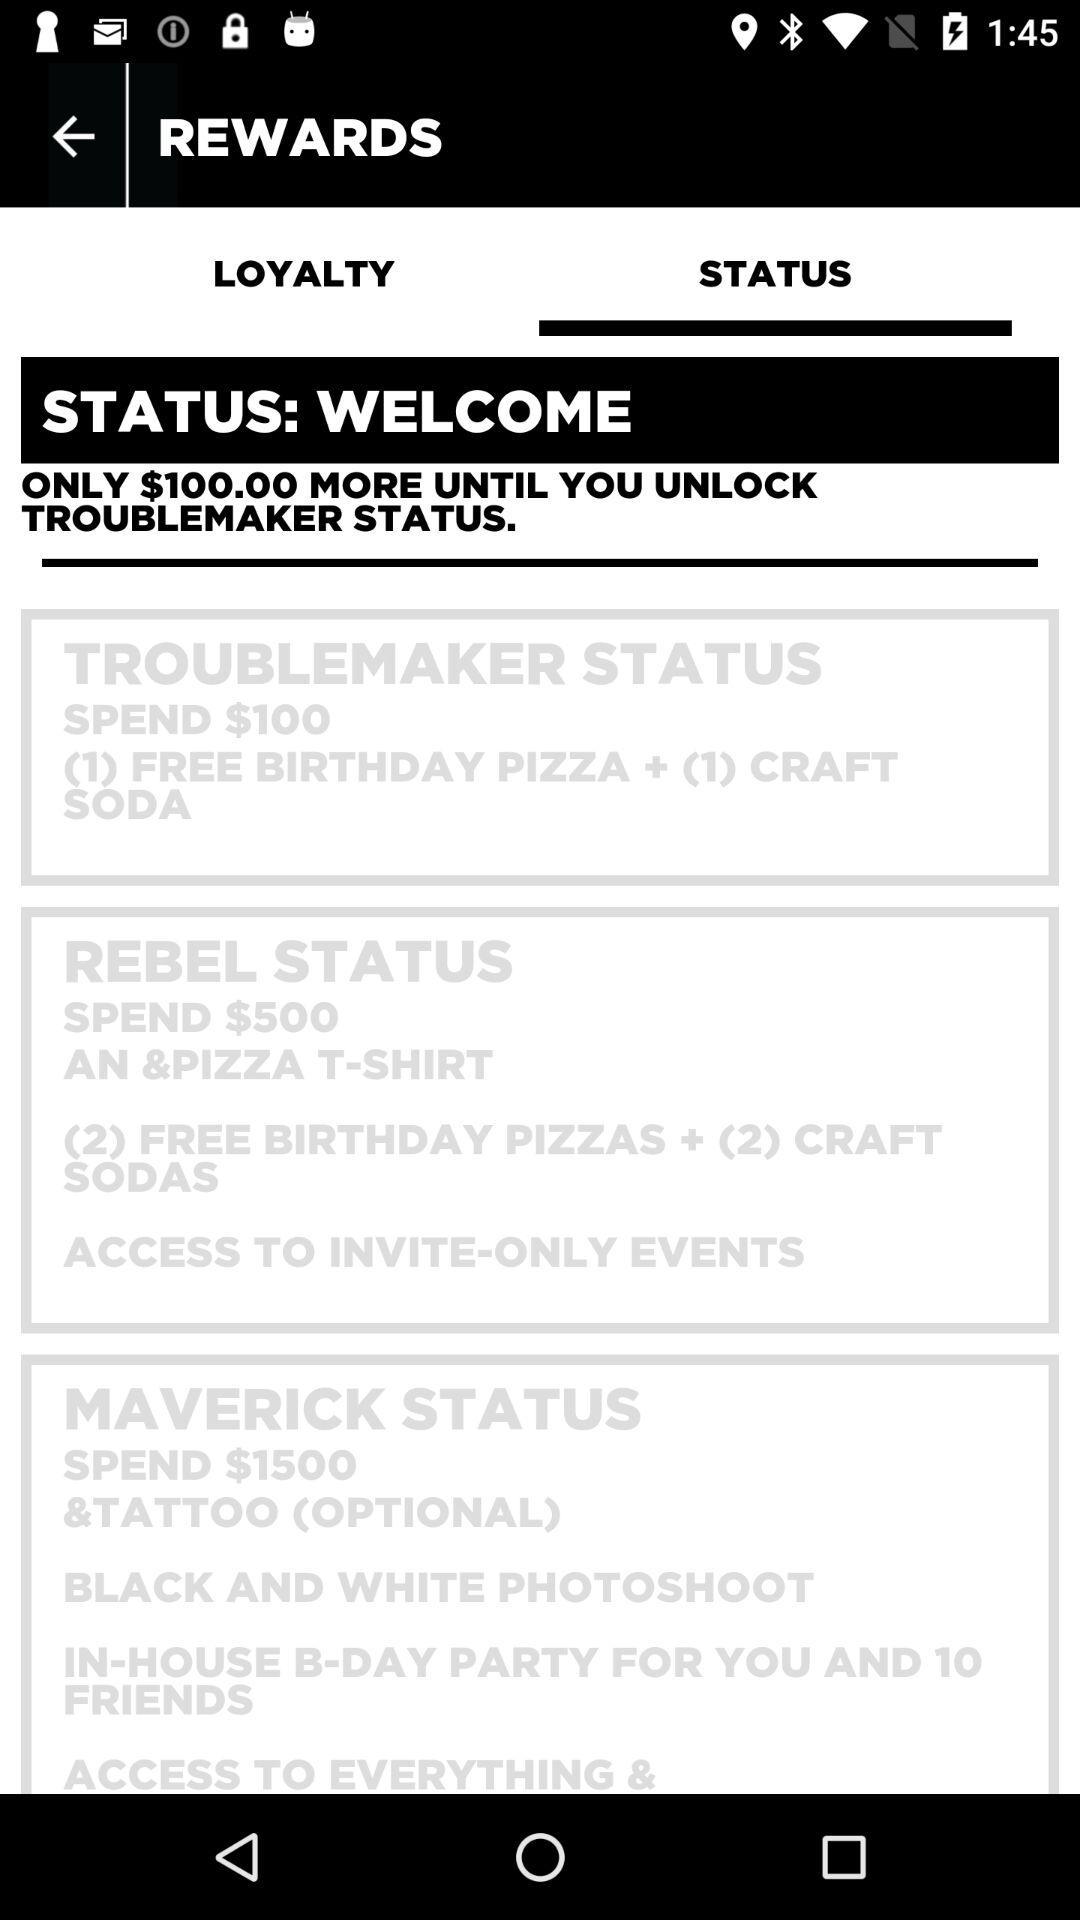 The height and width of the screenshot is (1920, 1080). I want to click on item to the left of the rewards icon, so click(72, 135).